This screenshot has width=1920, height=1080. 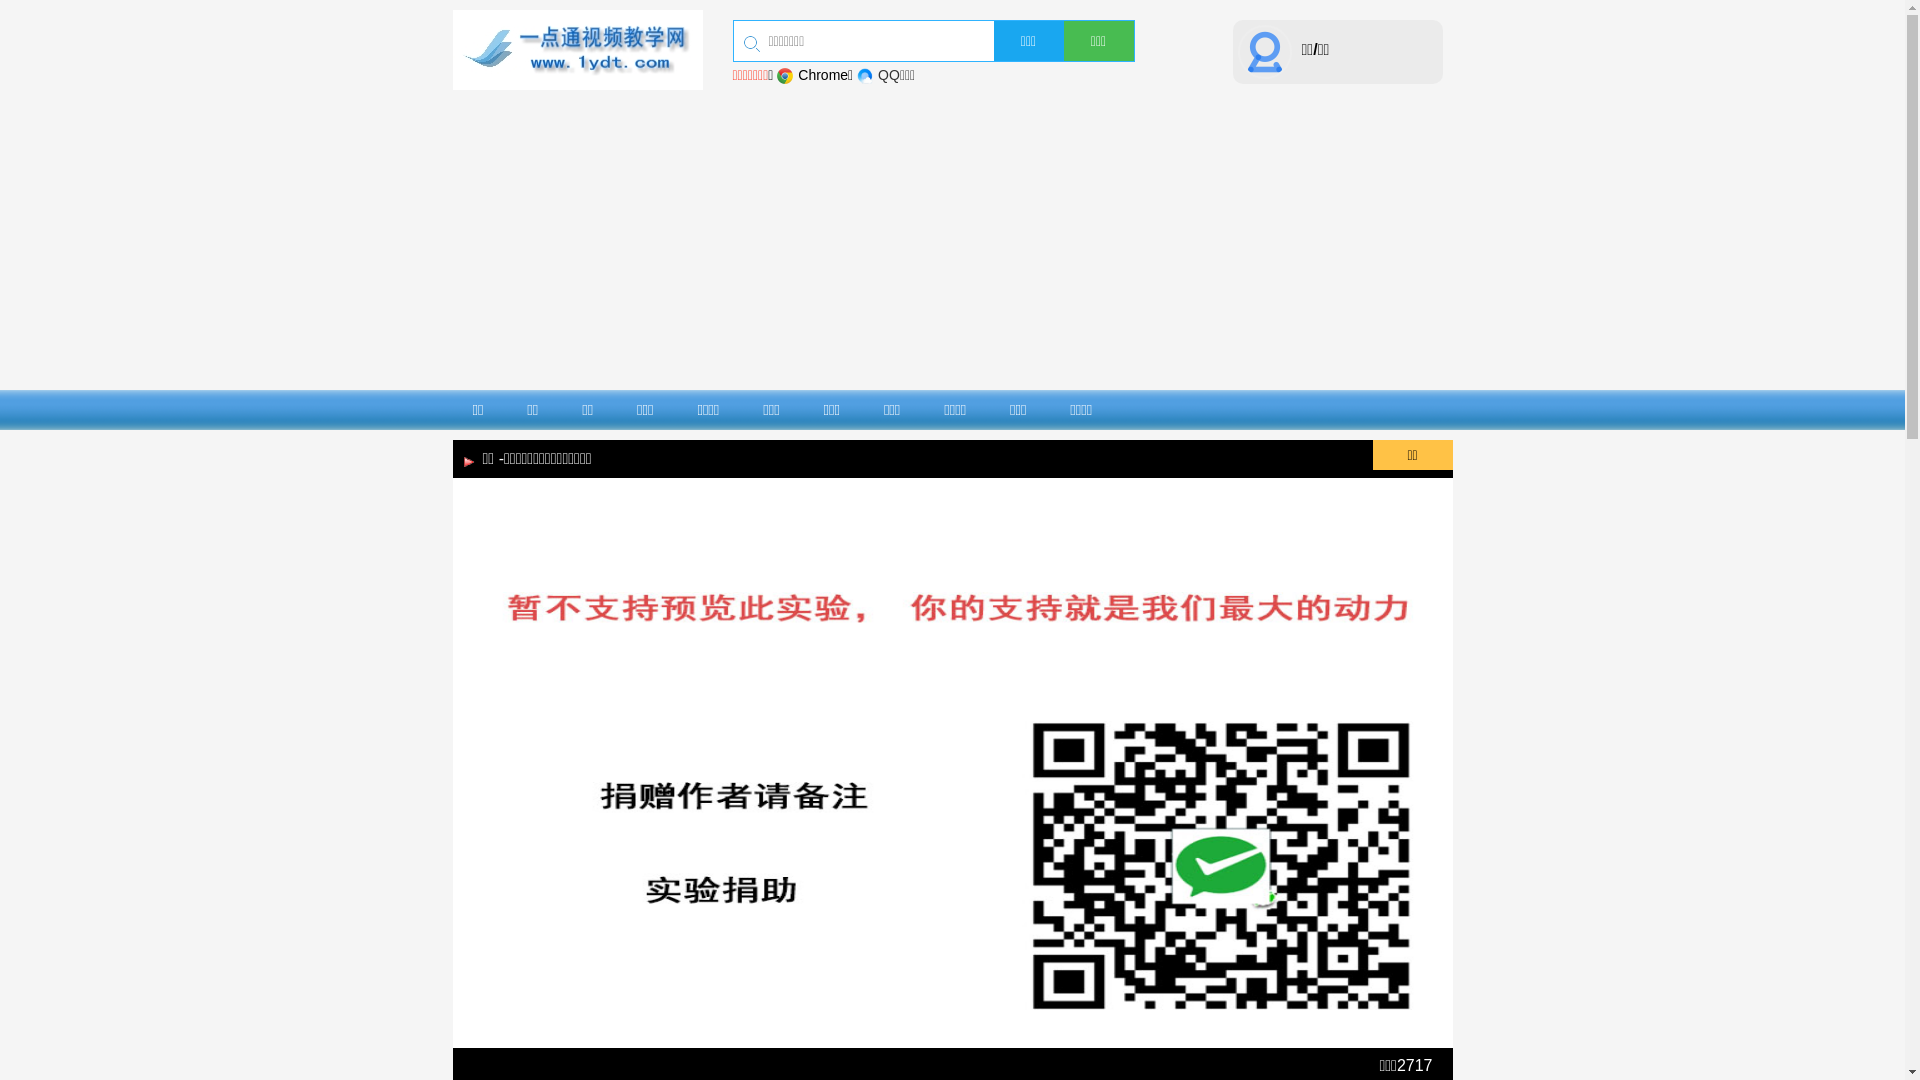 What do you see at coordinates (950, 238) in the screenshot?
I see `'Advertisement'` at bounding box center [950, 238].